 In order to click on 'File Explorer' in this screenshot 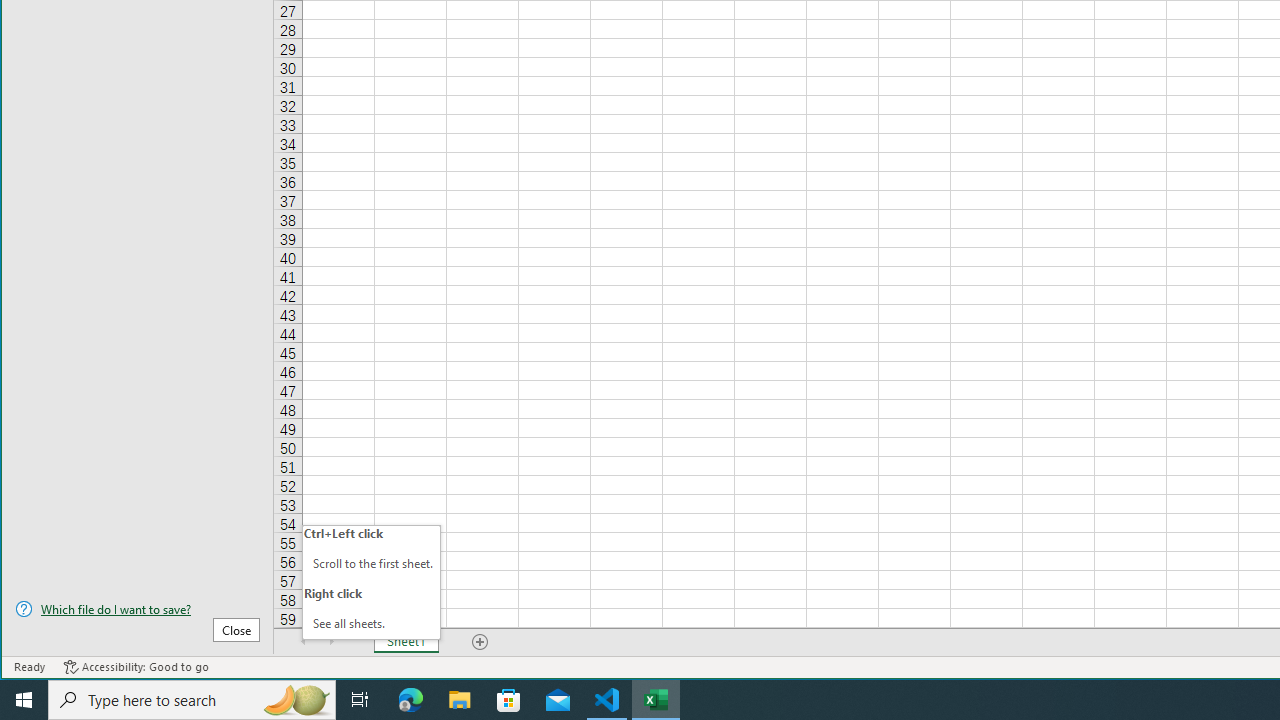, I will do `click(459, 698)`.